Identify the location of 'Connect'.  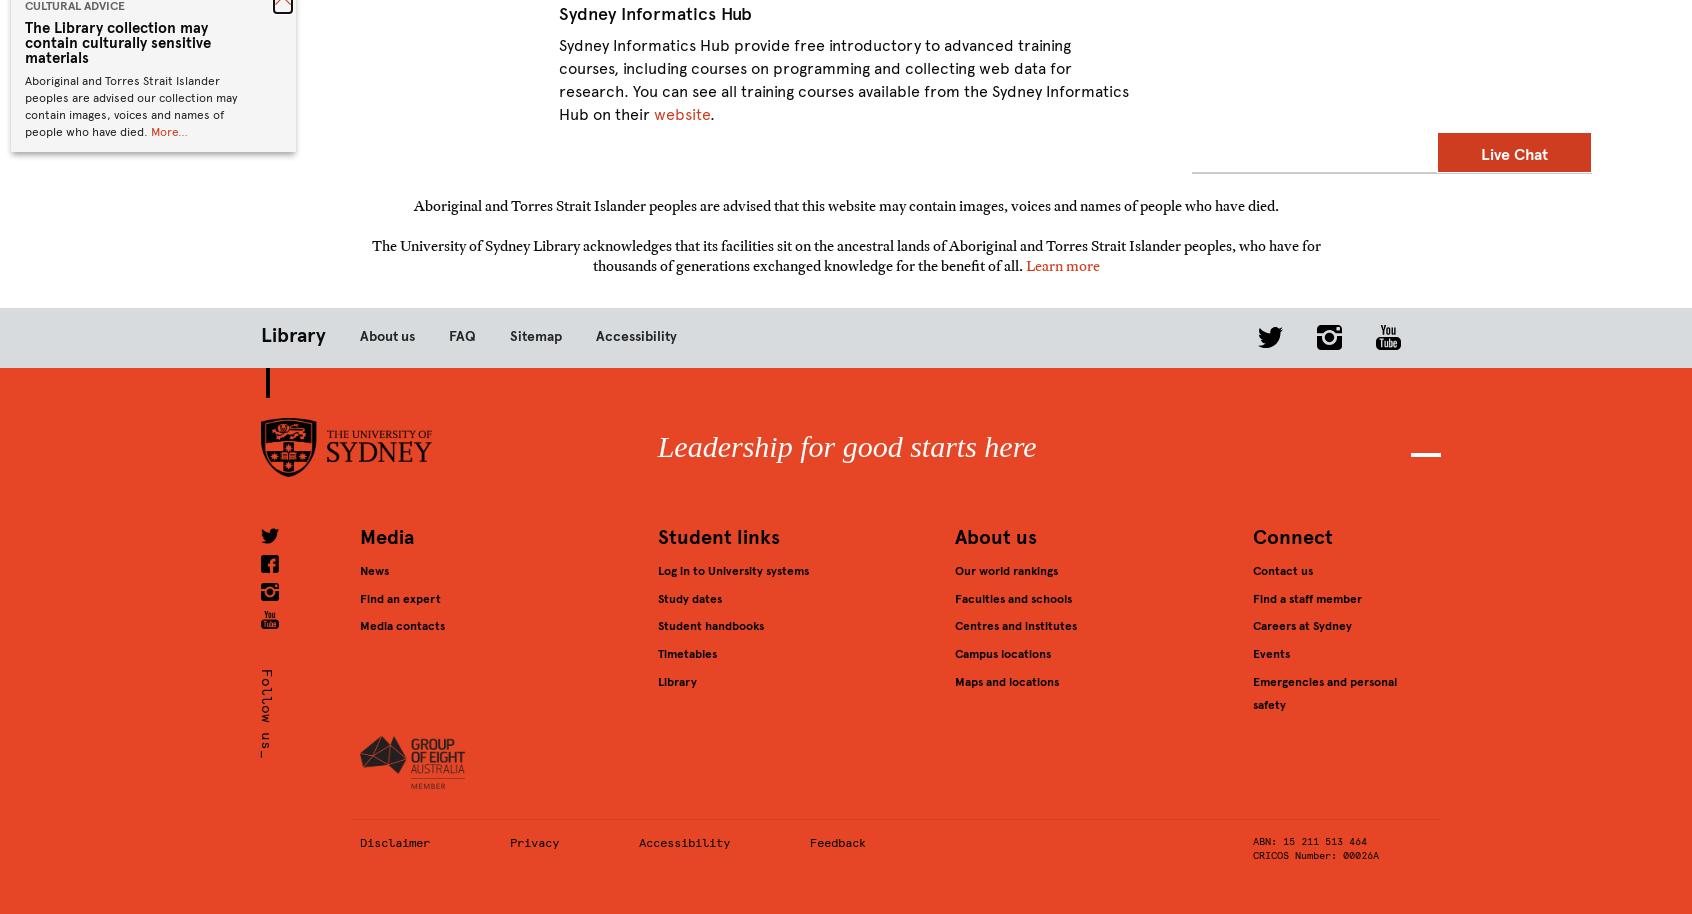
(1291, 535).